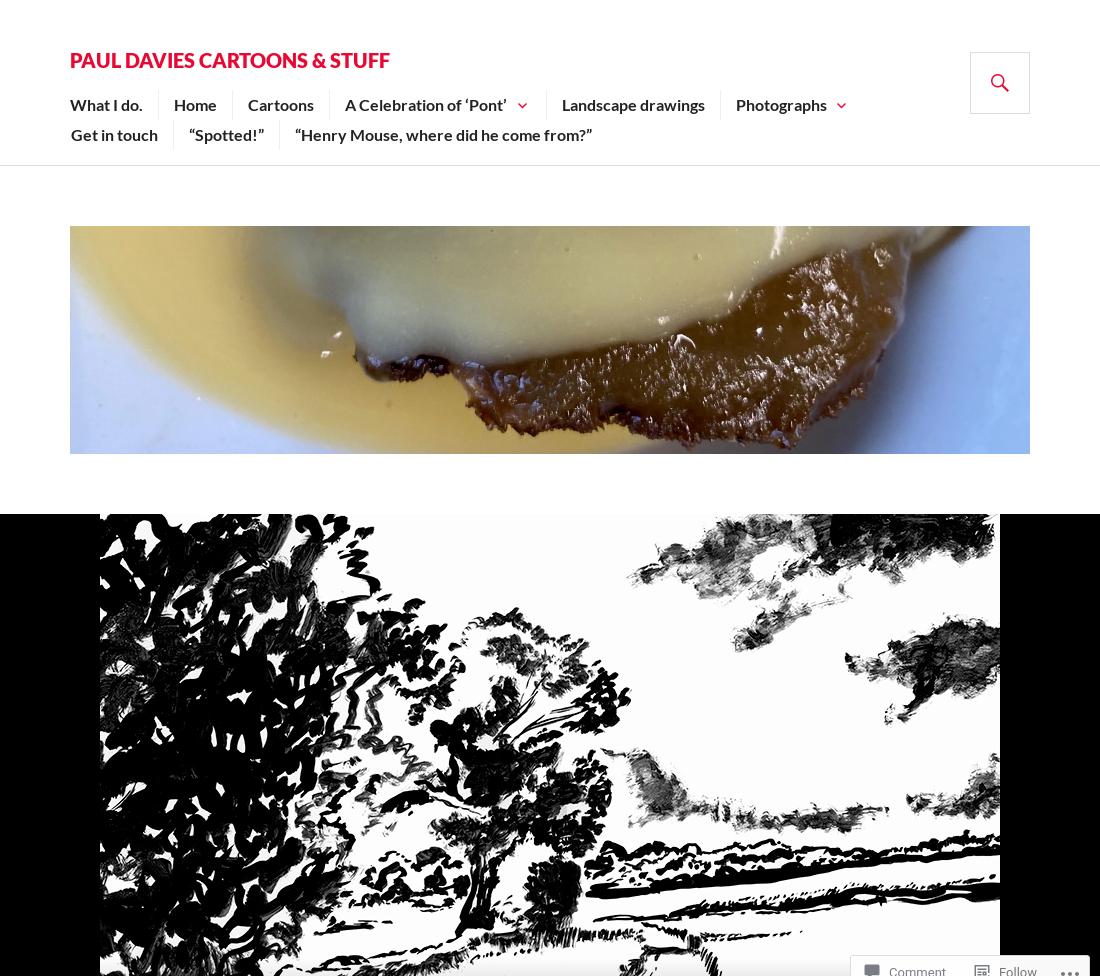  Describe the element at coordinates (226, 133) in the screenshot. I see `'“Spotted!”'` at that location.